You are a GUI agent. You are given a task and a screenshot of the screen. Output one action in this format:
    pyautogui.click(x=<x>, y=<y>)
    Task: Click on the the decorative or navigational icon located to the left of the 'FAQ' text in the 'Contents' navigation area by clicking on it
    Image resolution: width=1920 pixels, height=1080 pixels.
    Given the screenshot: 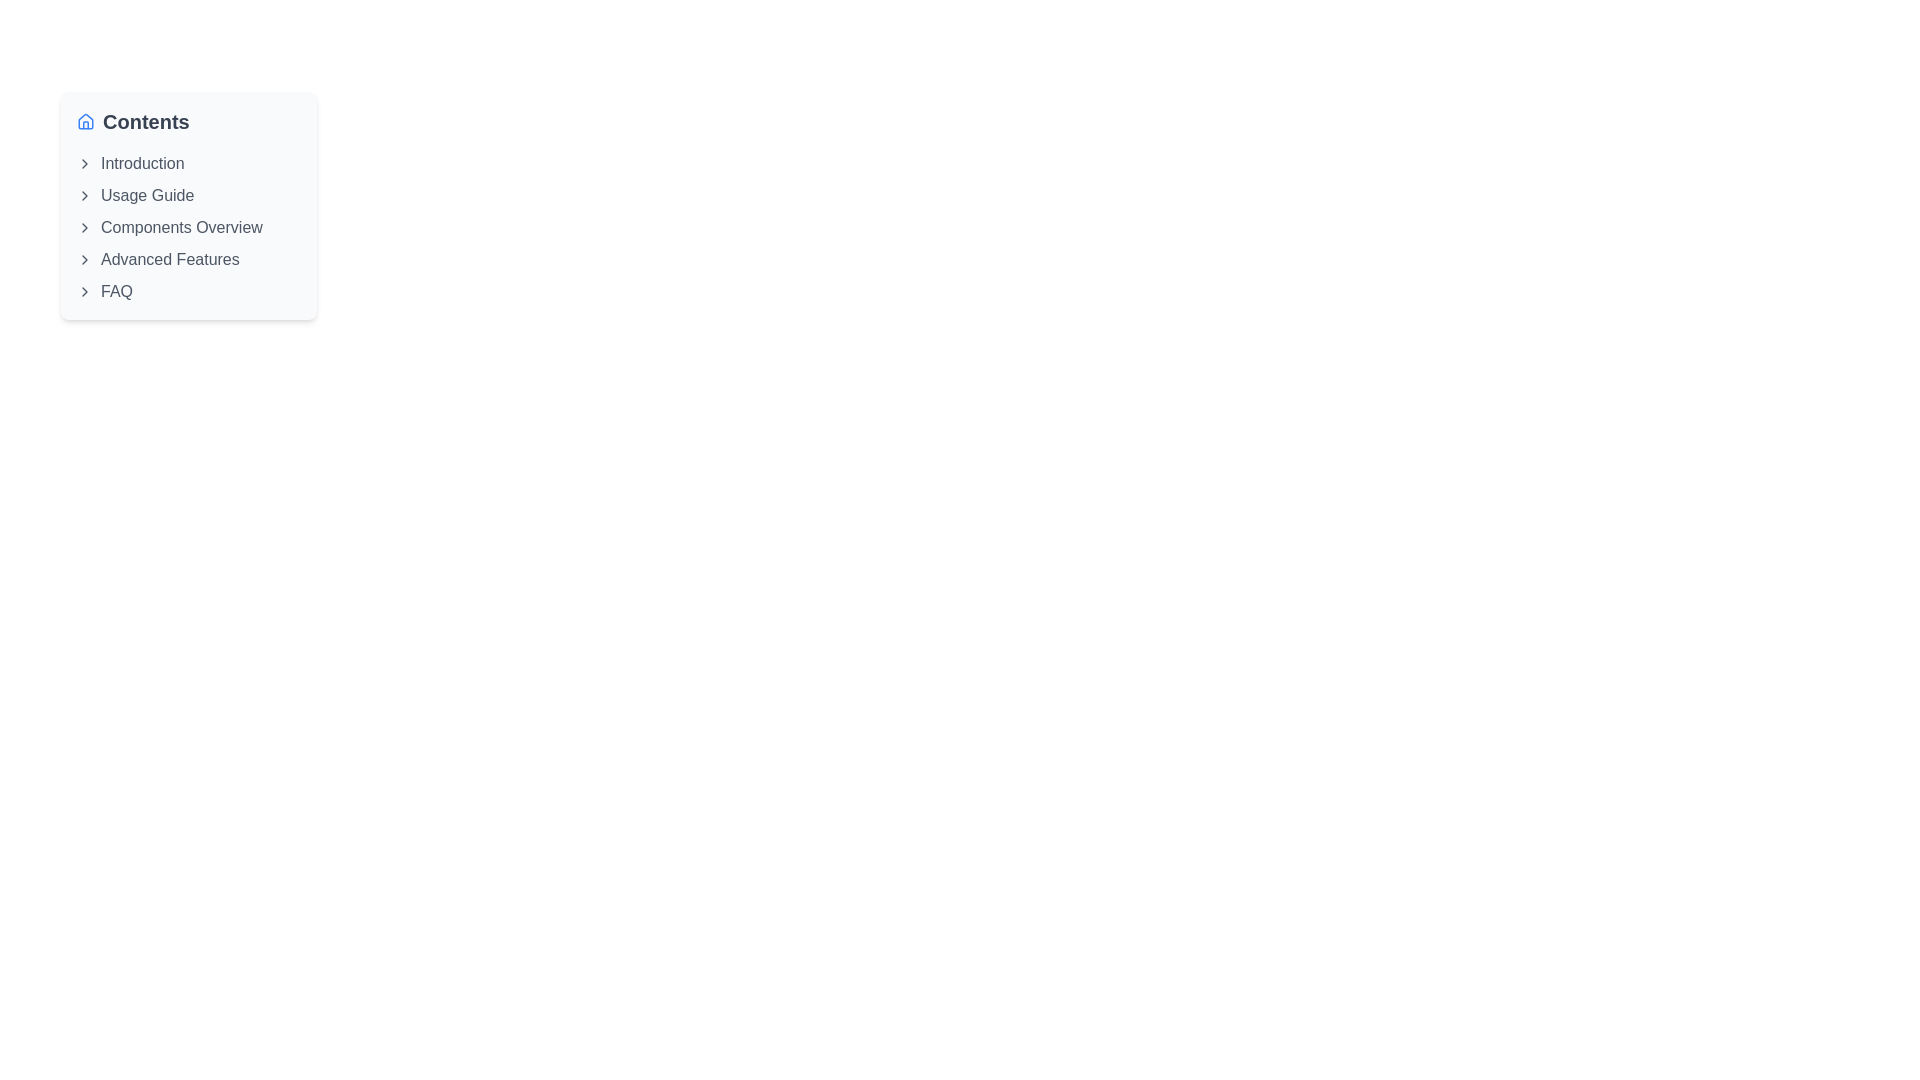 What is the action you would take?
    pyautogui.click(x=84, y=292)
    